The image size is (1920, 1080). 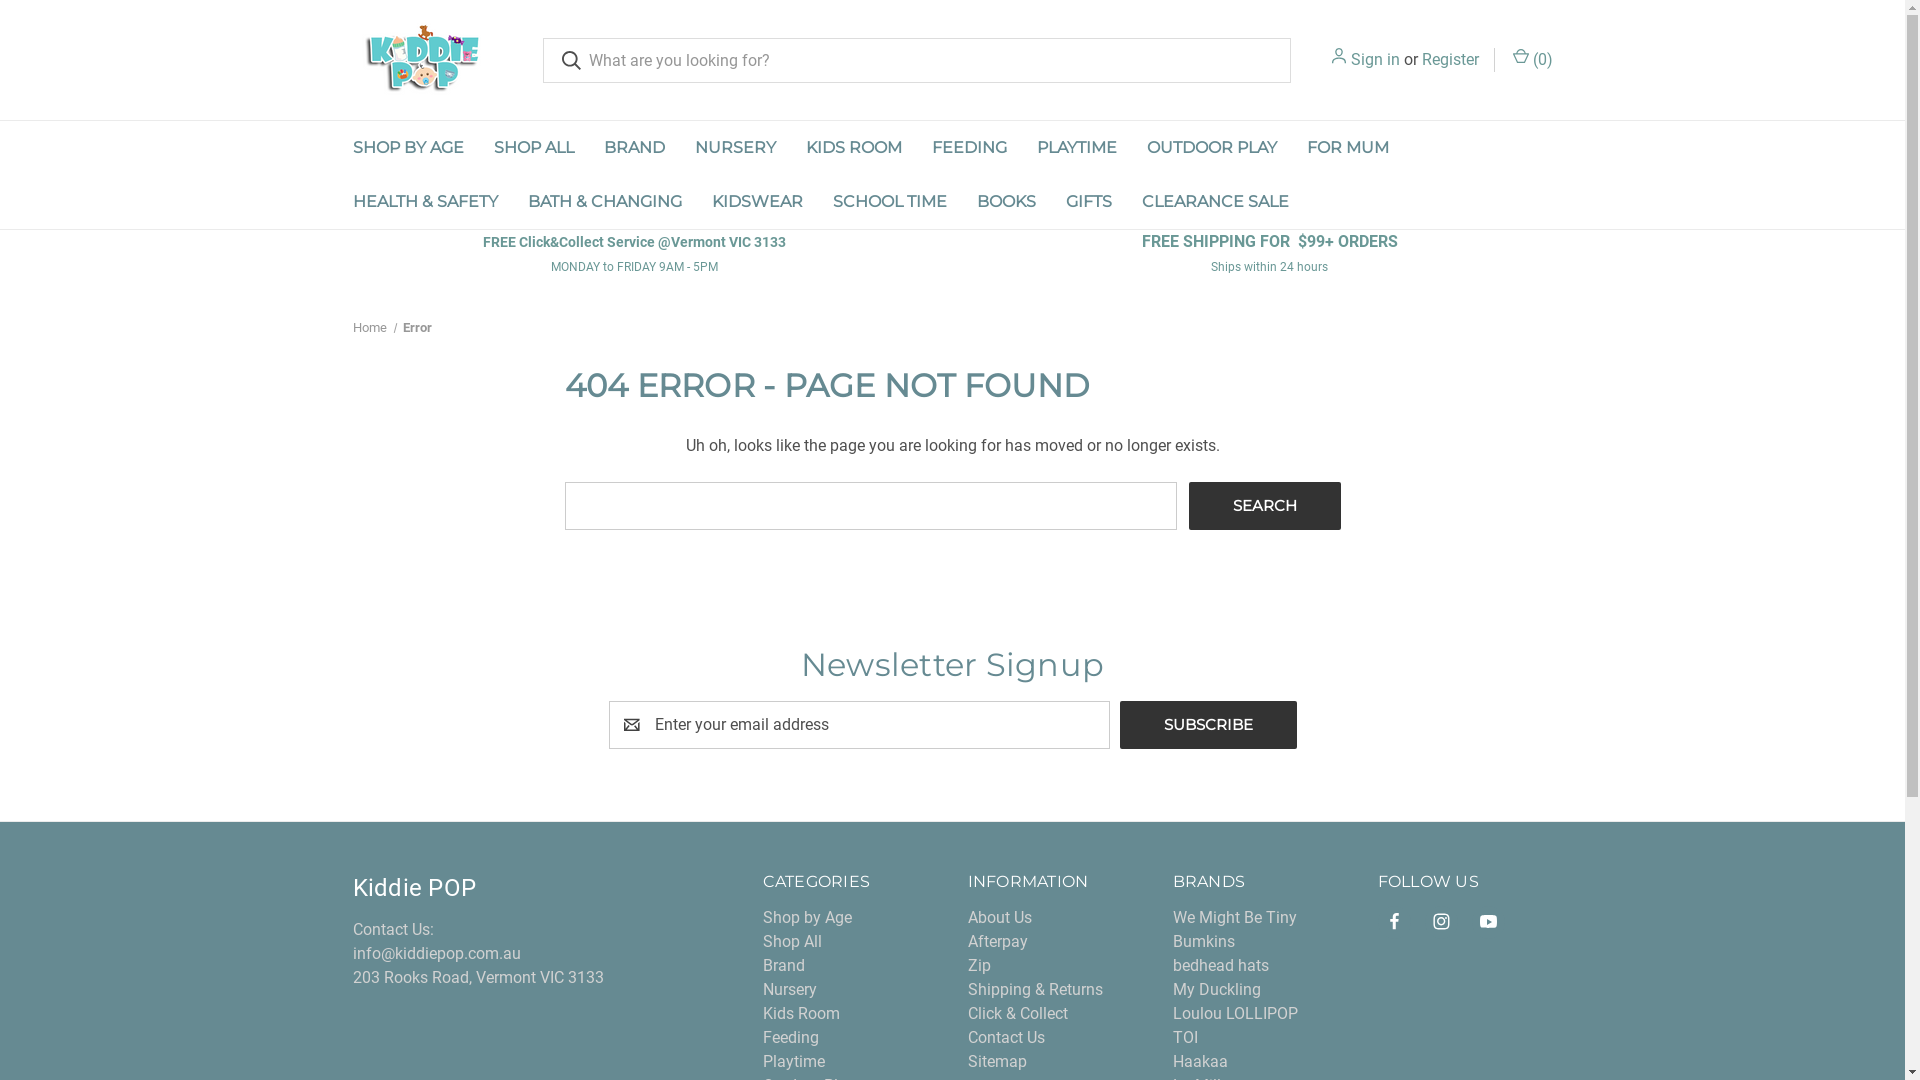 I want to click on 'FOR MUM', so click(x=1348, y=146).